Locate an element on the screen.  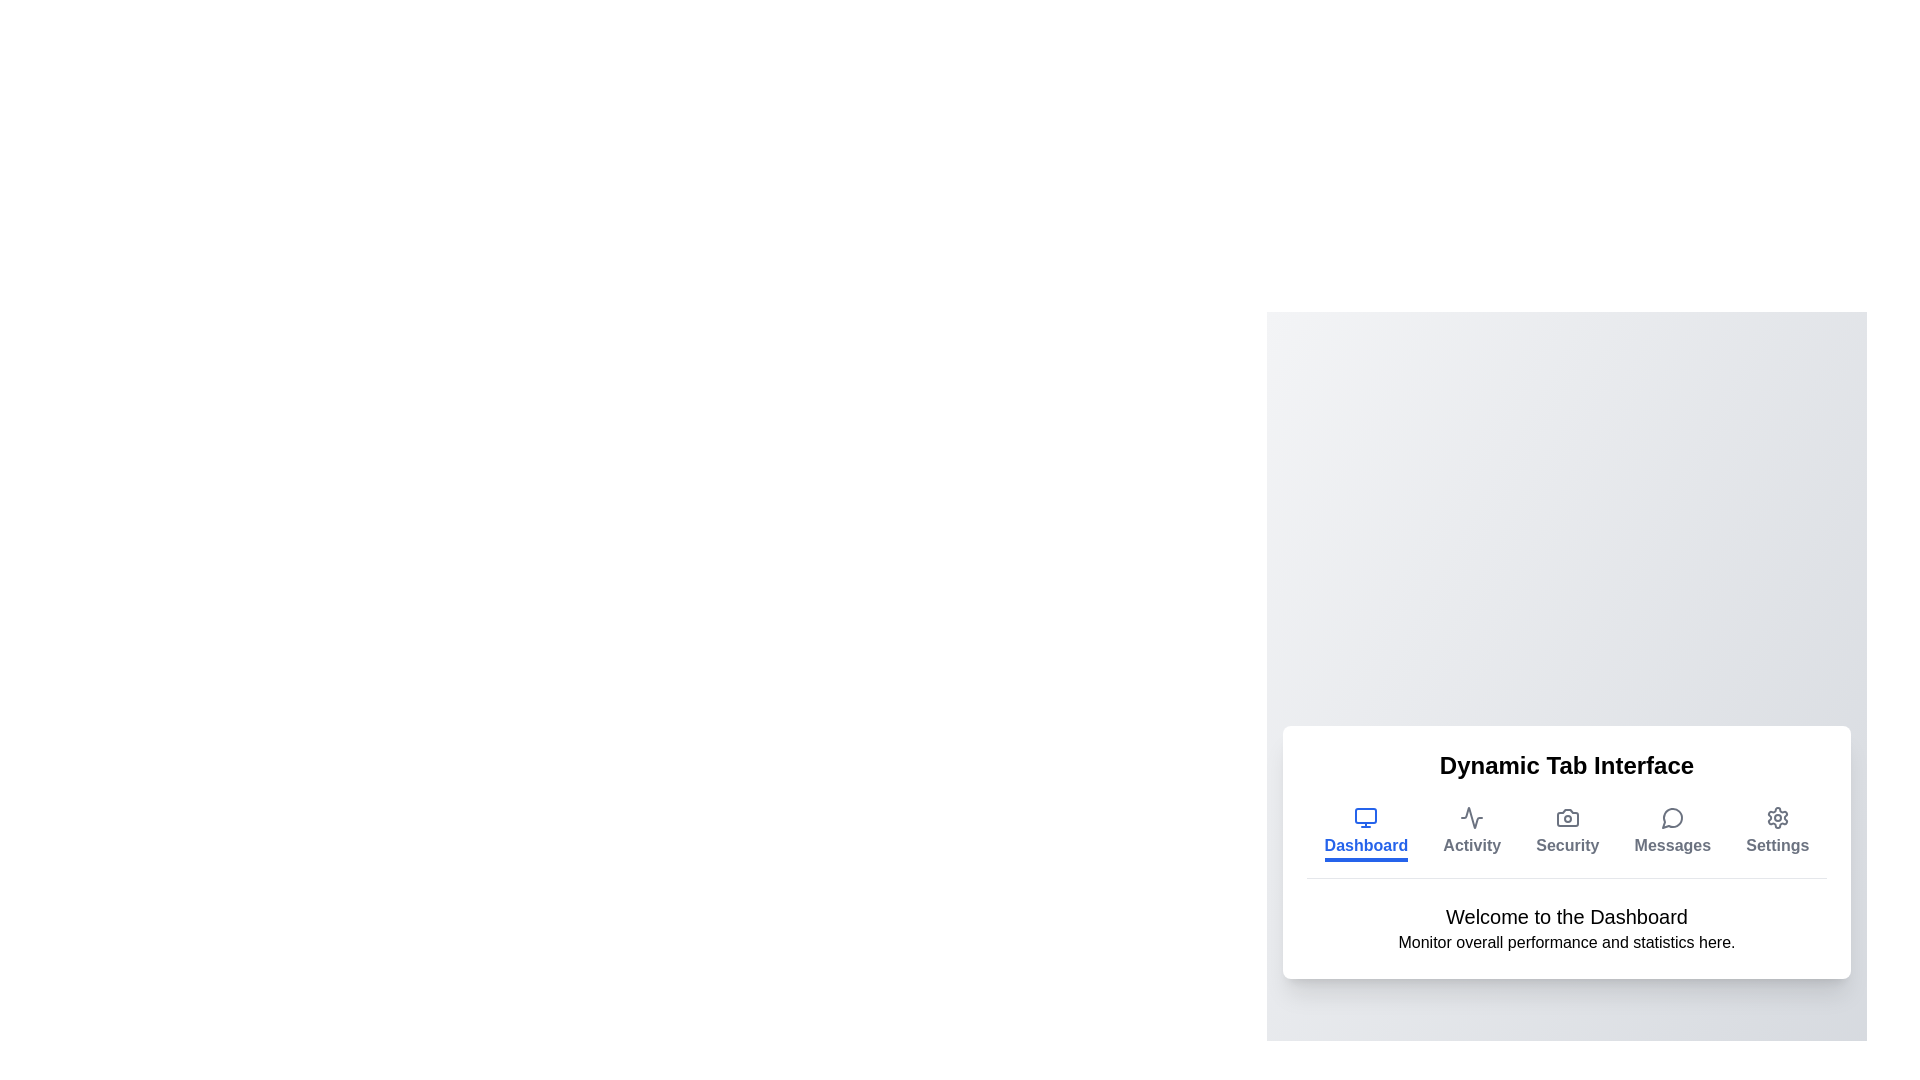
the messaging icon located in the 'Messages' tab section of the navigation bar, which is the fourth icon from the left is located at coordinates (1672, 817).